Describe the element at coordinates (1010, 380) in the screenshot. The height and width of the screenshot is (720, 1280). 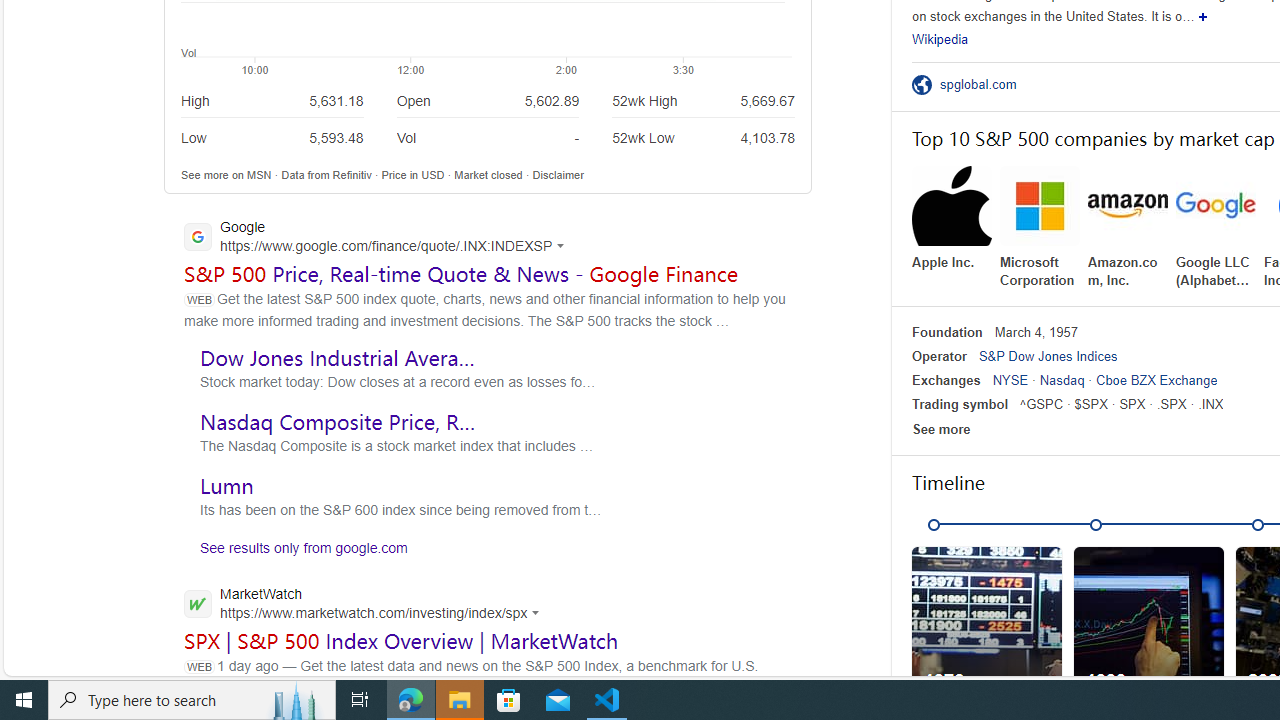
I see `'NYSE'` at that location.